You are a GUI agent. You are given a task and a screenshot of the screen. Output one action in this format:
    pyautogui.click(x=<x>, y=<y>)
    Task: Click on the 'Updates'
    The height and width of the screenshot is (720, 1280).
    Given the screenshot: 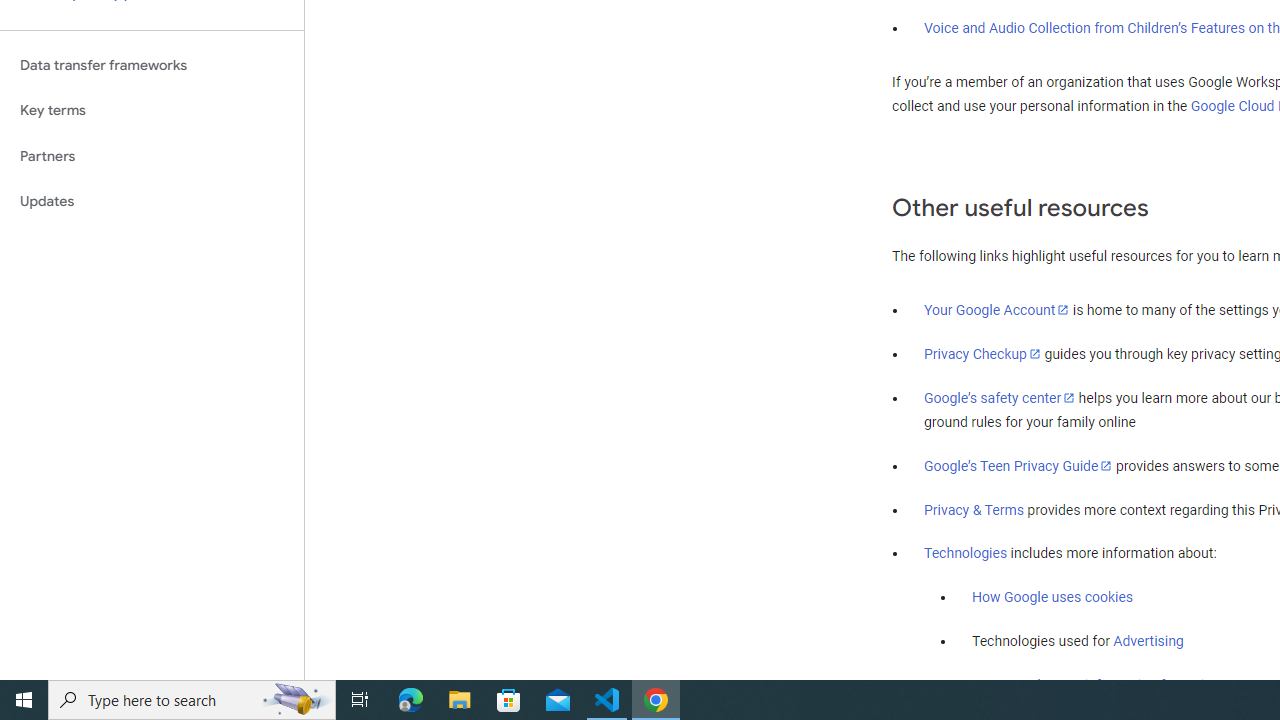 What is the action you would take?
    pyautogui.click(x=151, y=201)
    